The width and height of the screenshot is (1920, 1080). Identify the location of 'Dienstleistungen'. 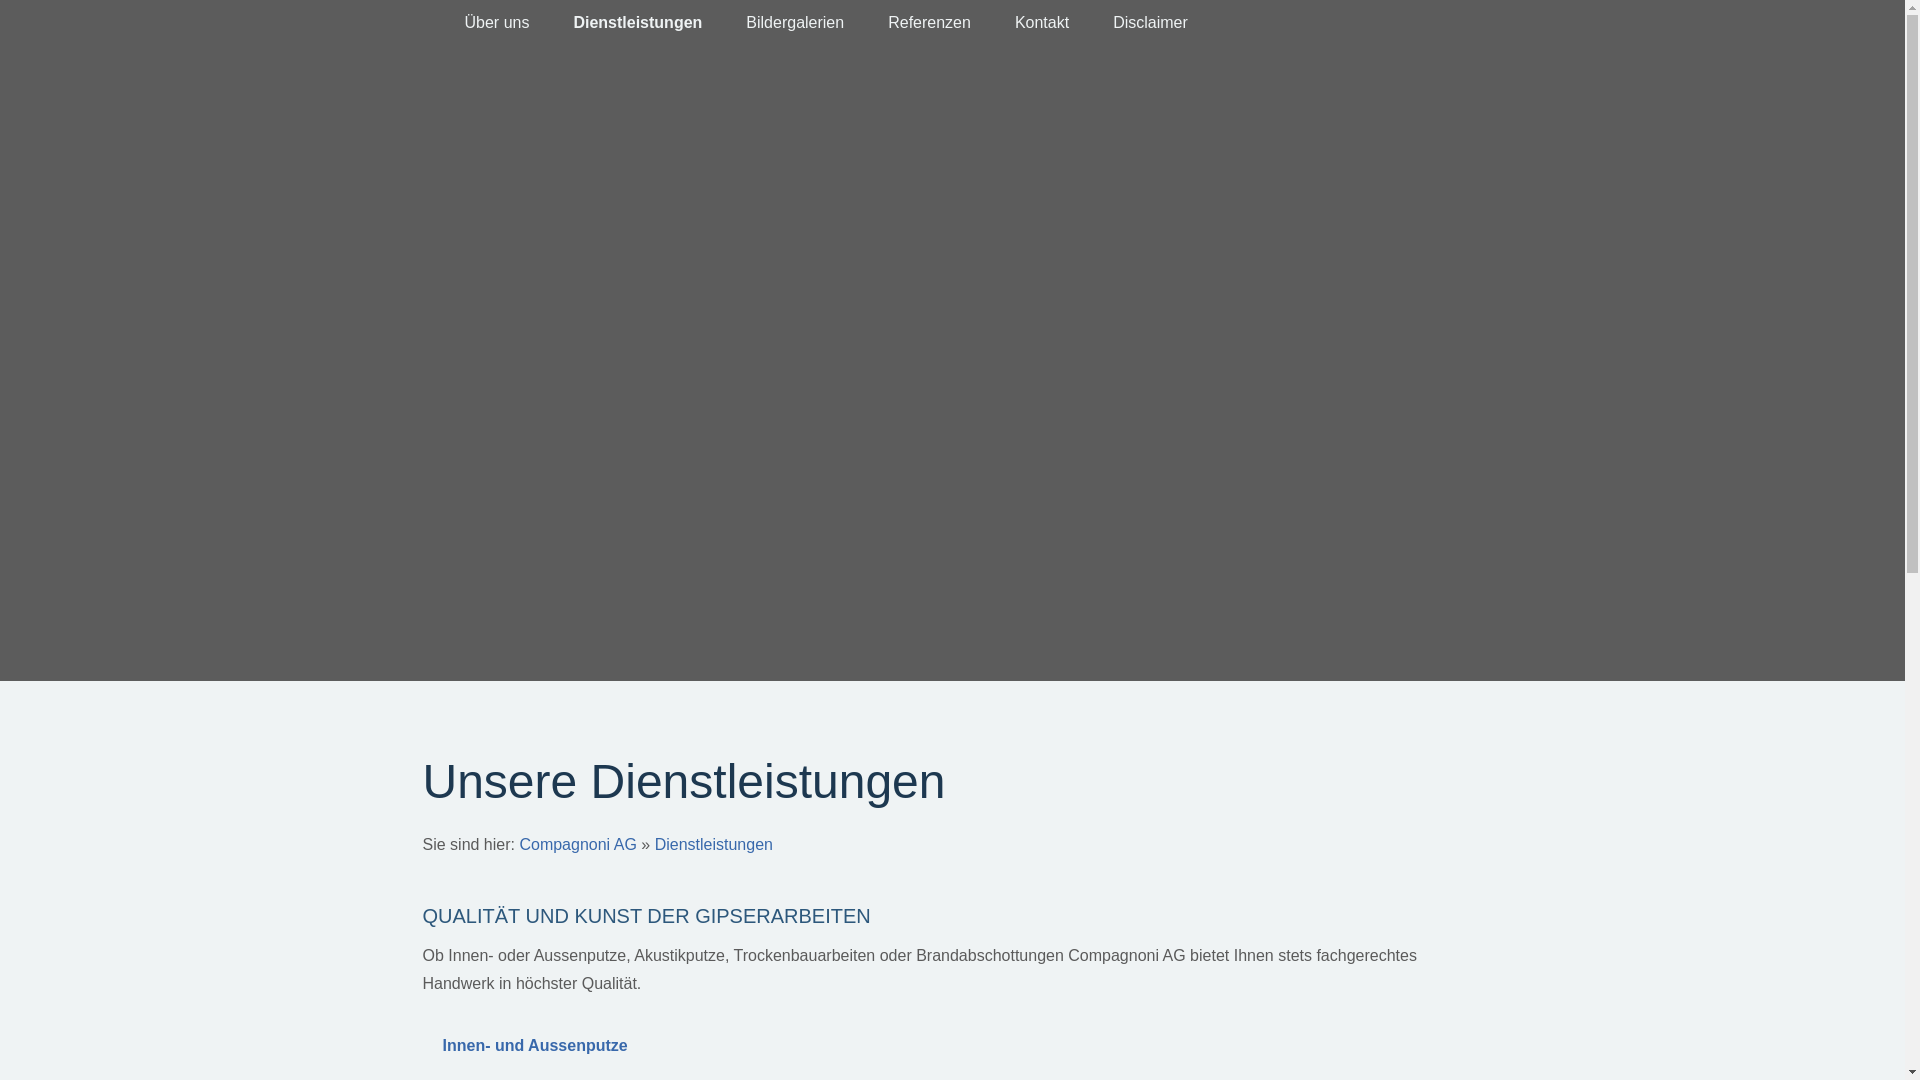
(714, 844).